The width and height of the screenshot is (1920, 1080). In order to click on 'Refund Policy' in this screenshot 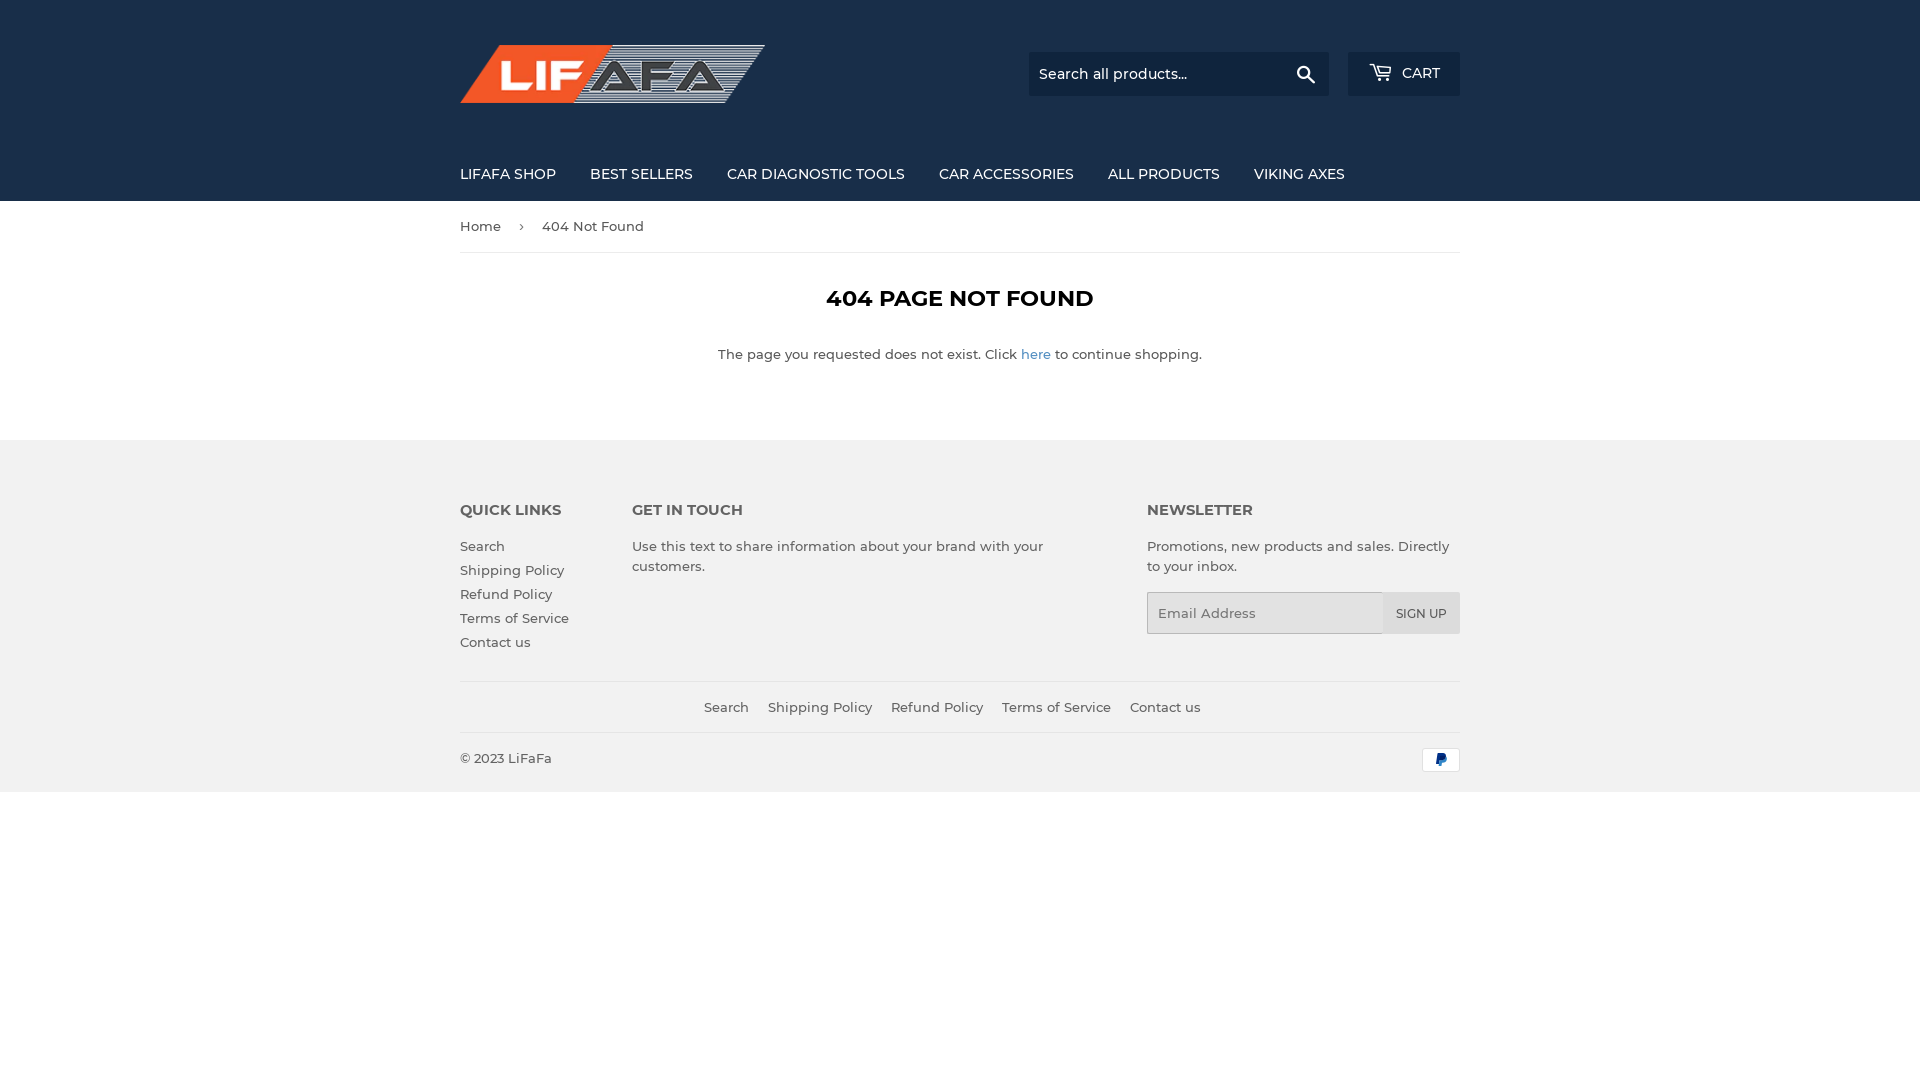, I will do `click(935, 704)`.